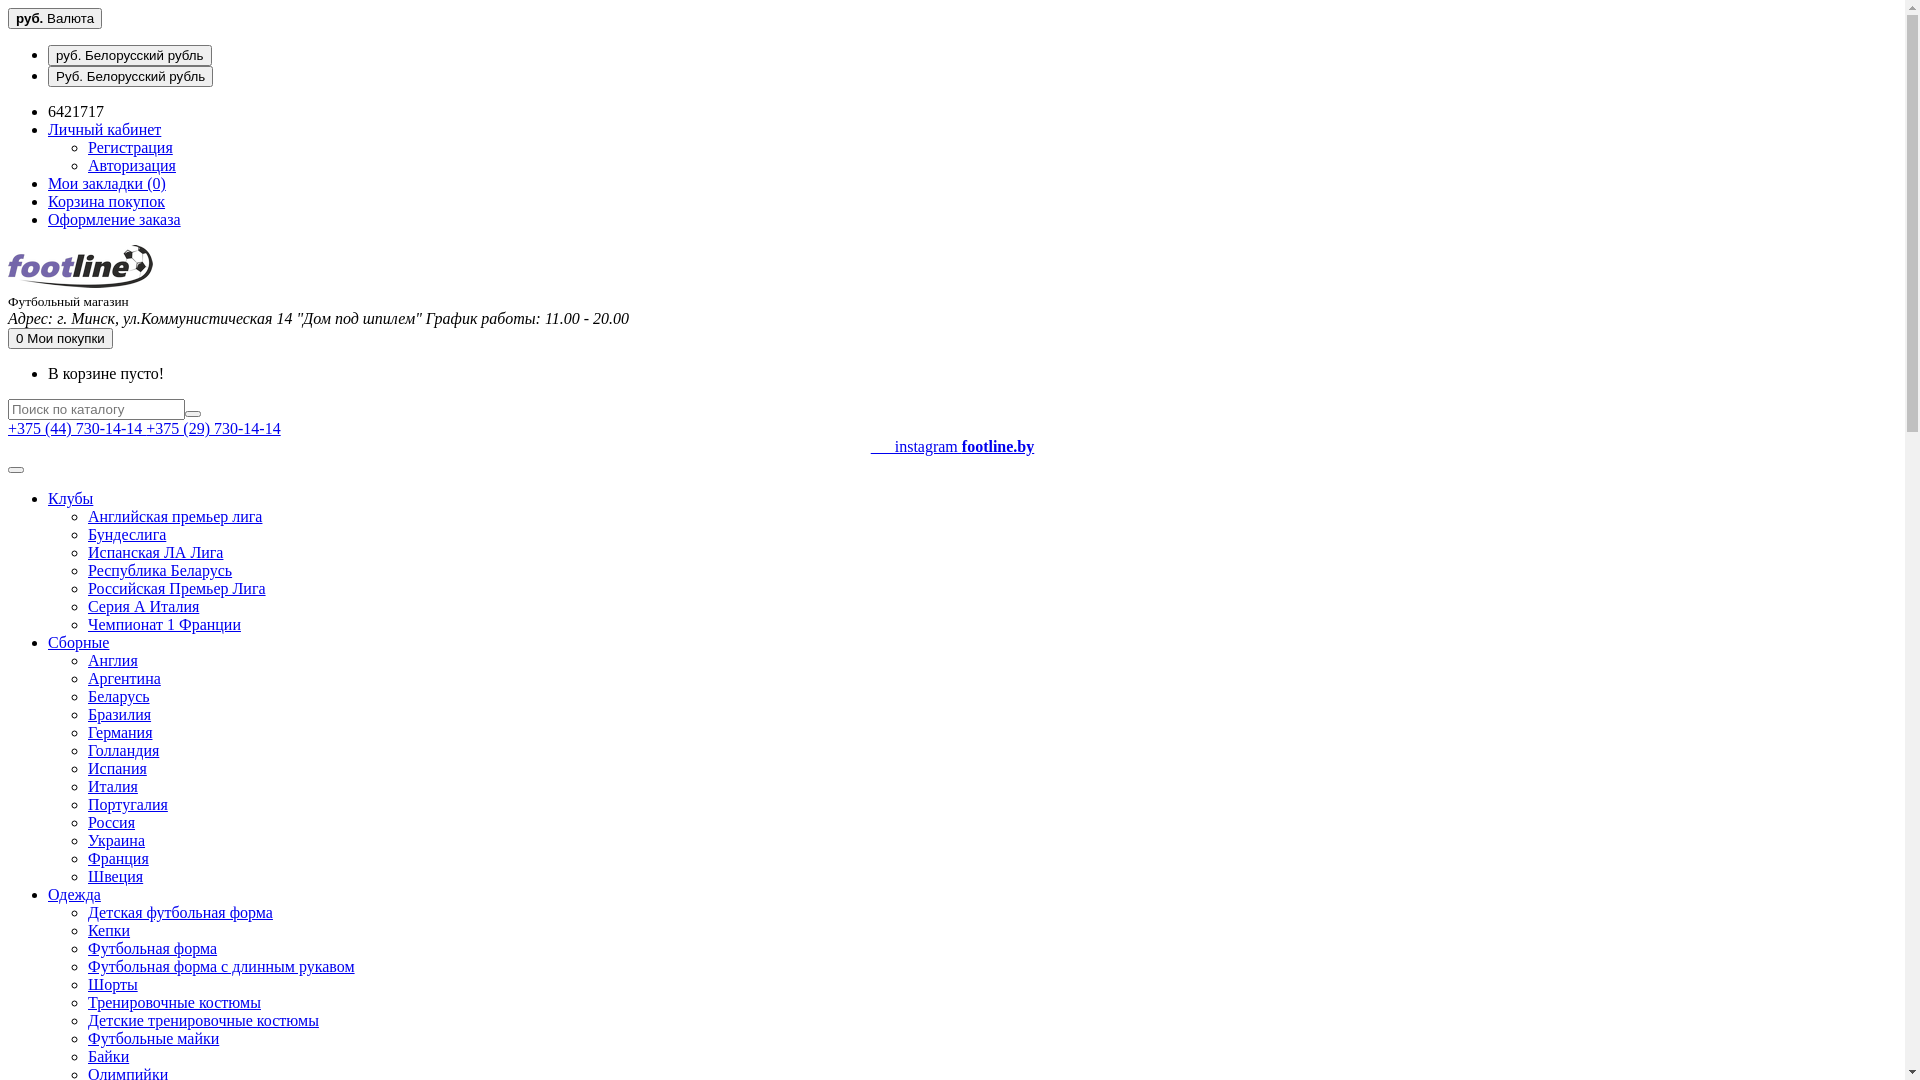 The width and height of the screenshot is (1920, 1080). What do you see at coordinates (144, 427) in the screenshot?
I see `'+375 (29) 730-14-14'` at bounding box center [144, 427].